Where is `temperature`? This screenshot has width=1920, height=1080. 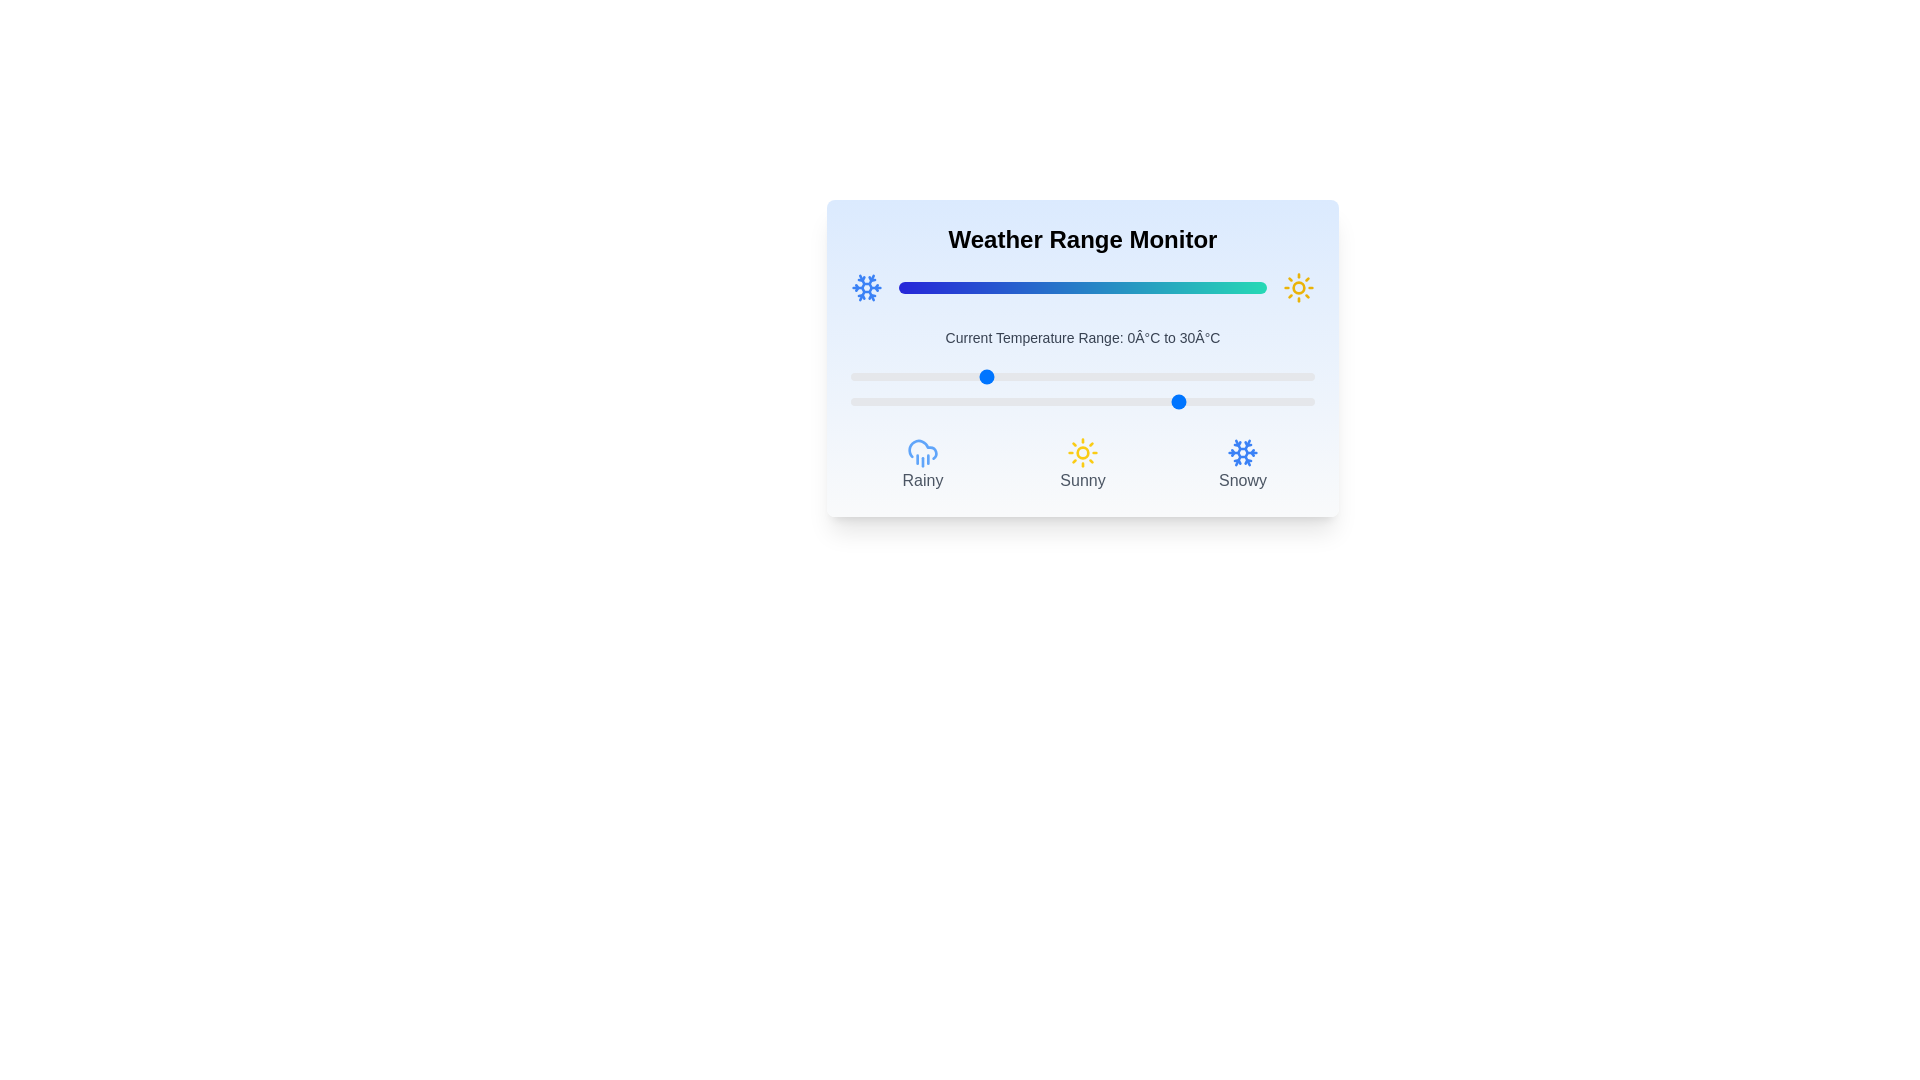 temperature is located at coordinates (1162, 401).